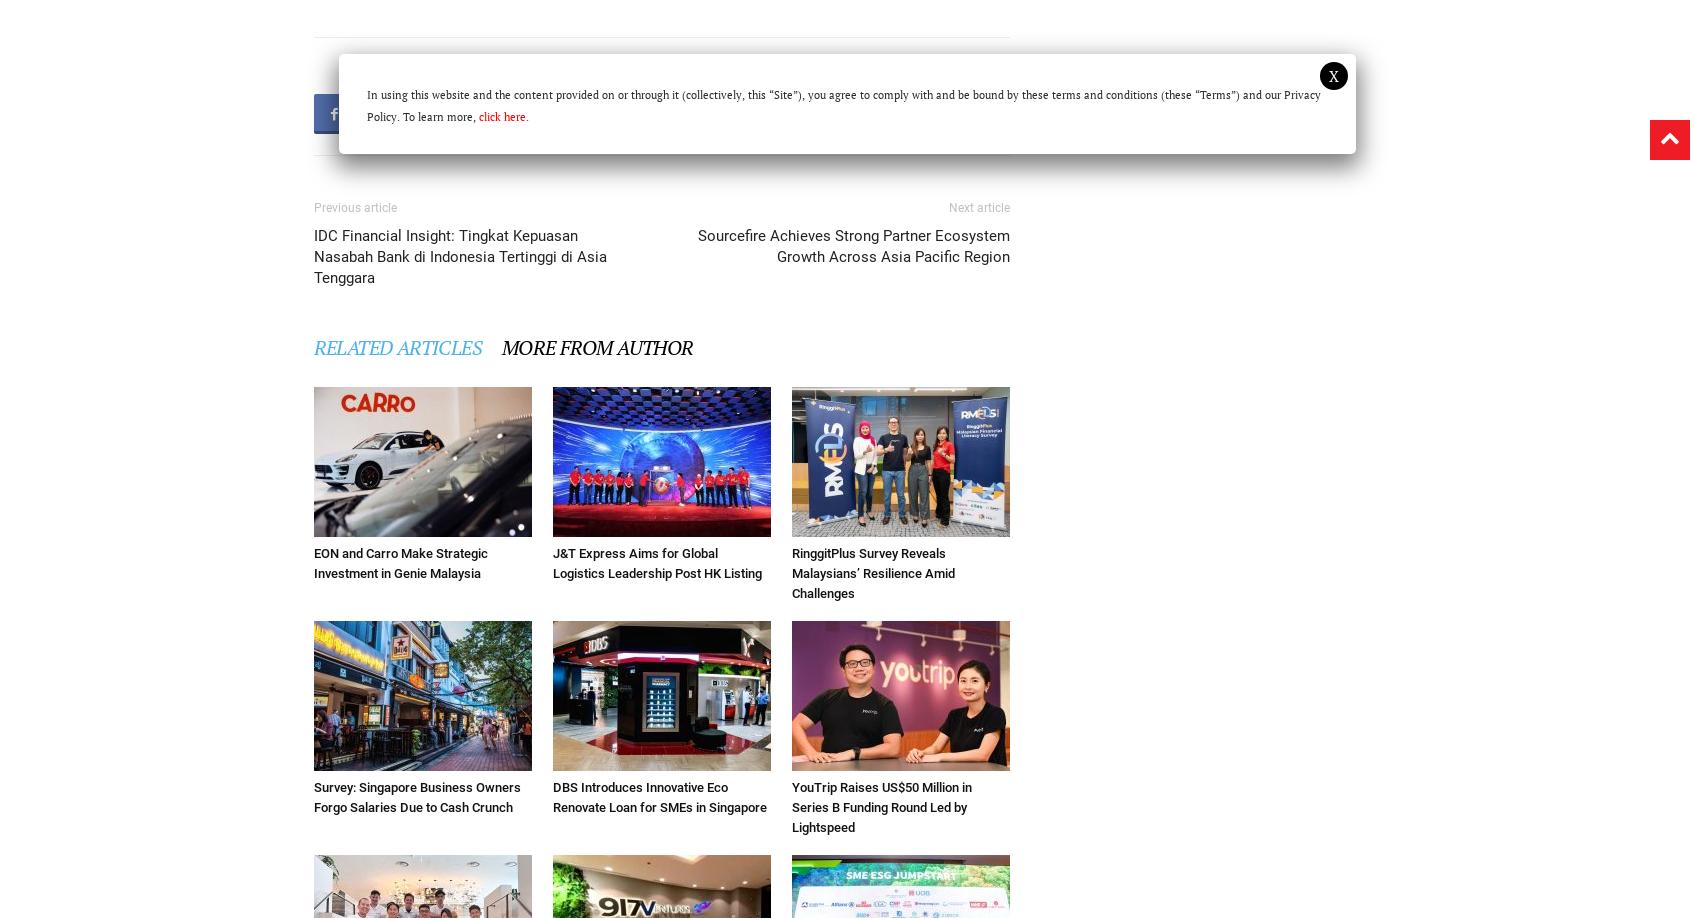 The height and width of the screenshot is (918, 1695). What do you see at coordinates (748, 111) in the screenshot?
I see `'WhatsApp'` at bounding box center [748, 111].